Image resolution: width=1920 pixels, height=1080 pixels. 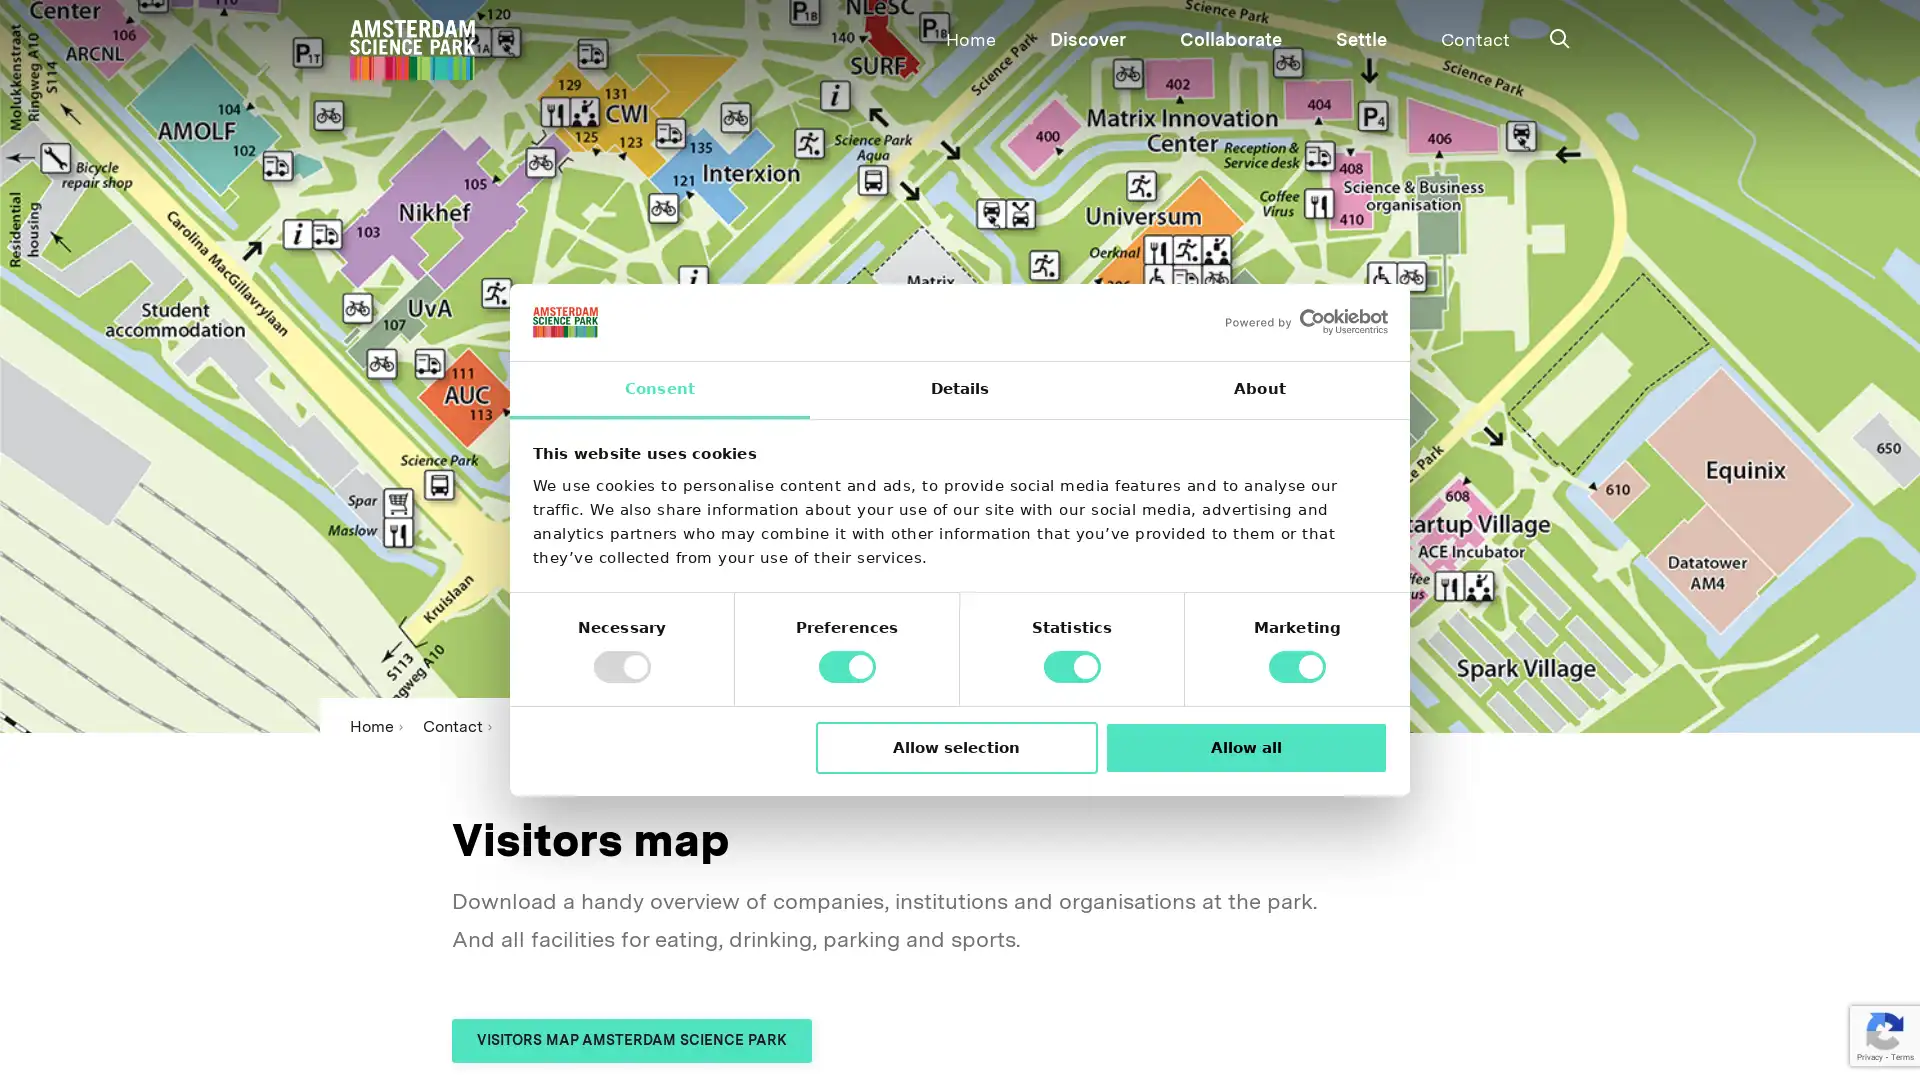 I want to click on Allow all, so click(x=1245, y=747).